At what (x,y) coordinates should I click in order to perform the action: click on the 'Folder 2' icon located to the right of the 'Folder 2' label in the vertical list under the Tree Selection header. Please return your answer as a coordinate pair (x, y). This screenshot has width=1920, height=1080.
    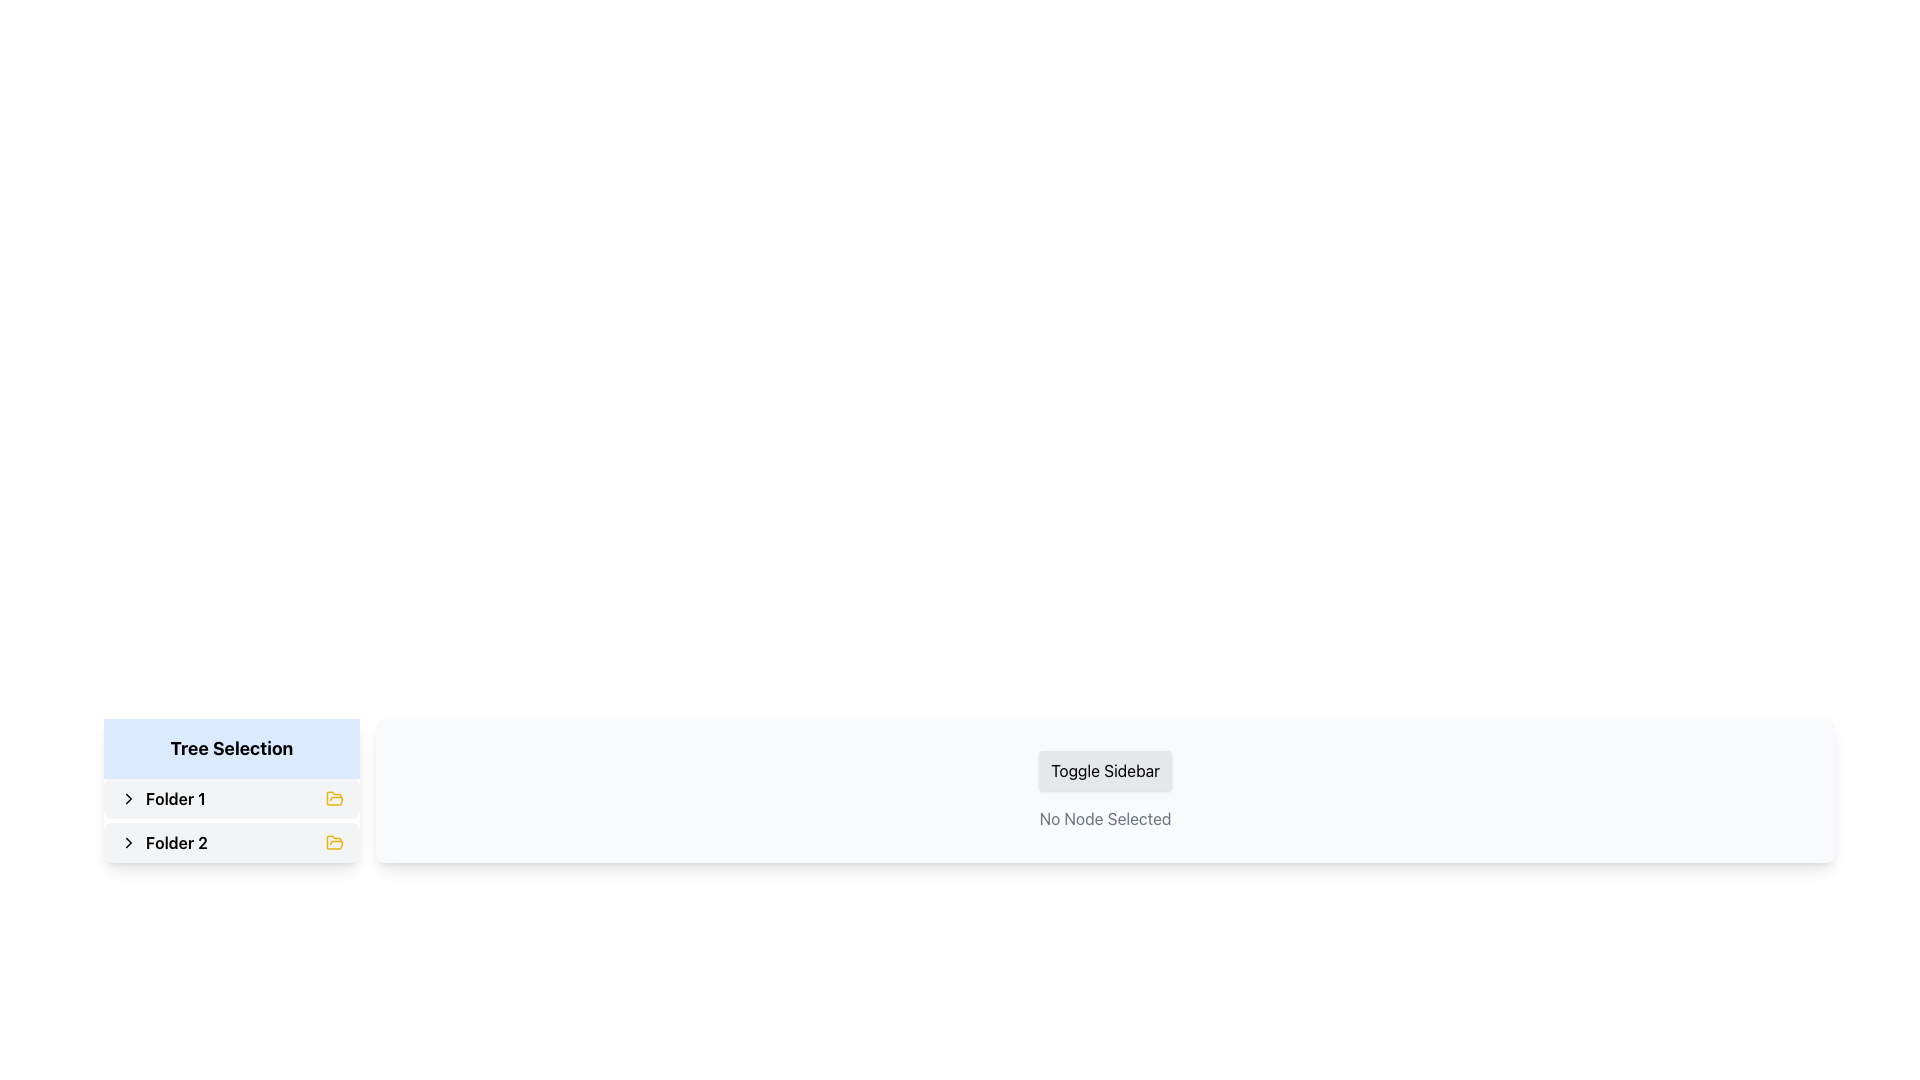
    Looking at the image, I should click on (335, 797).